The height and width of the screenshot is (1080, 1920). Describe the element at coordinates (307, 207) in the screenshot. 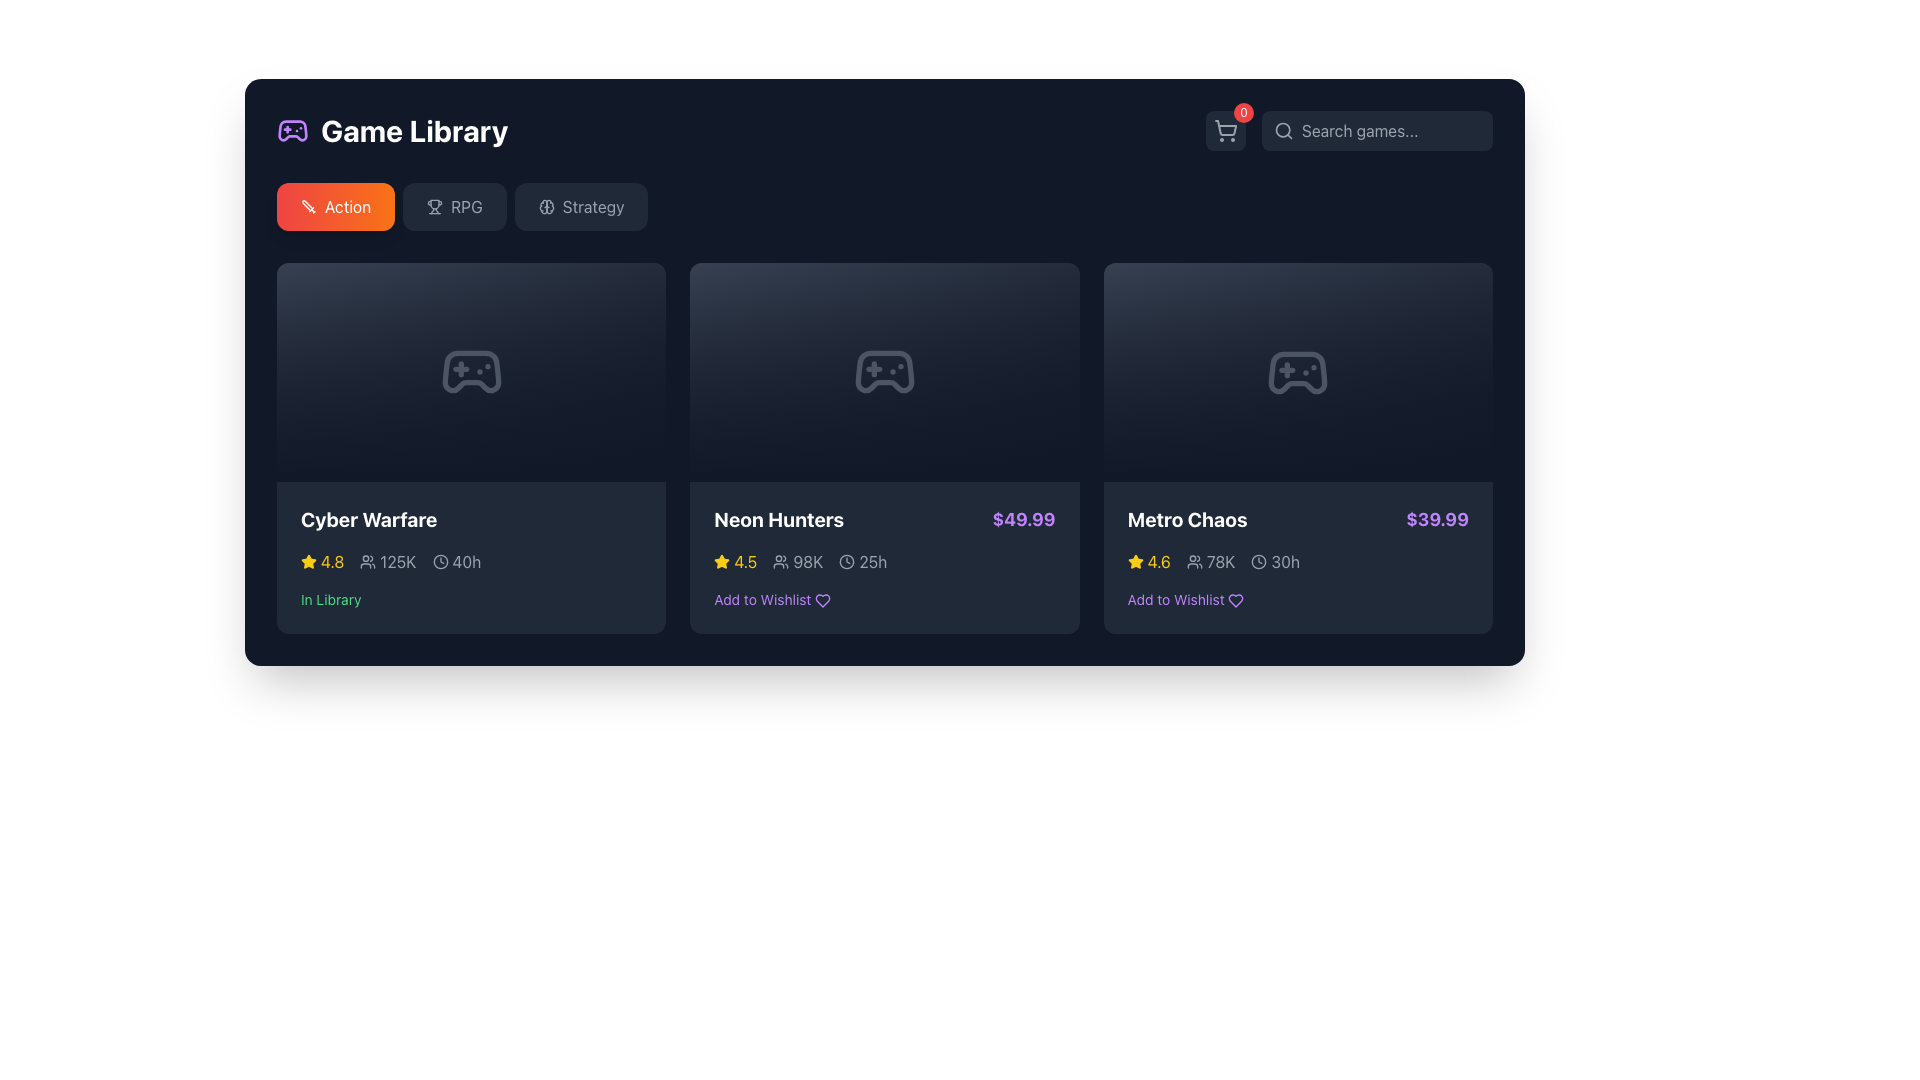

I see `the sword icon located within the rectangular button labeled 'Action' in the top-left quadrant of the interface` at that location.